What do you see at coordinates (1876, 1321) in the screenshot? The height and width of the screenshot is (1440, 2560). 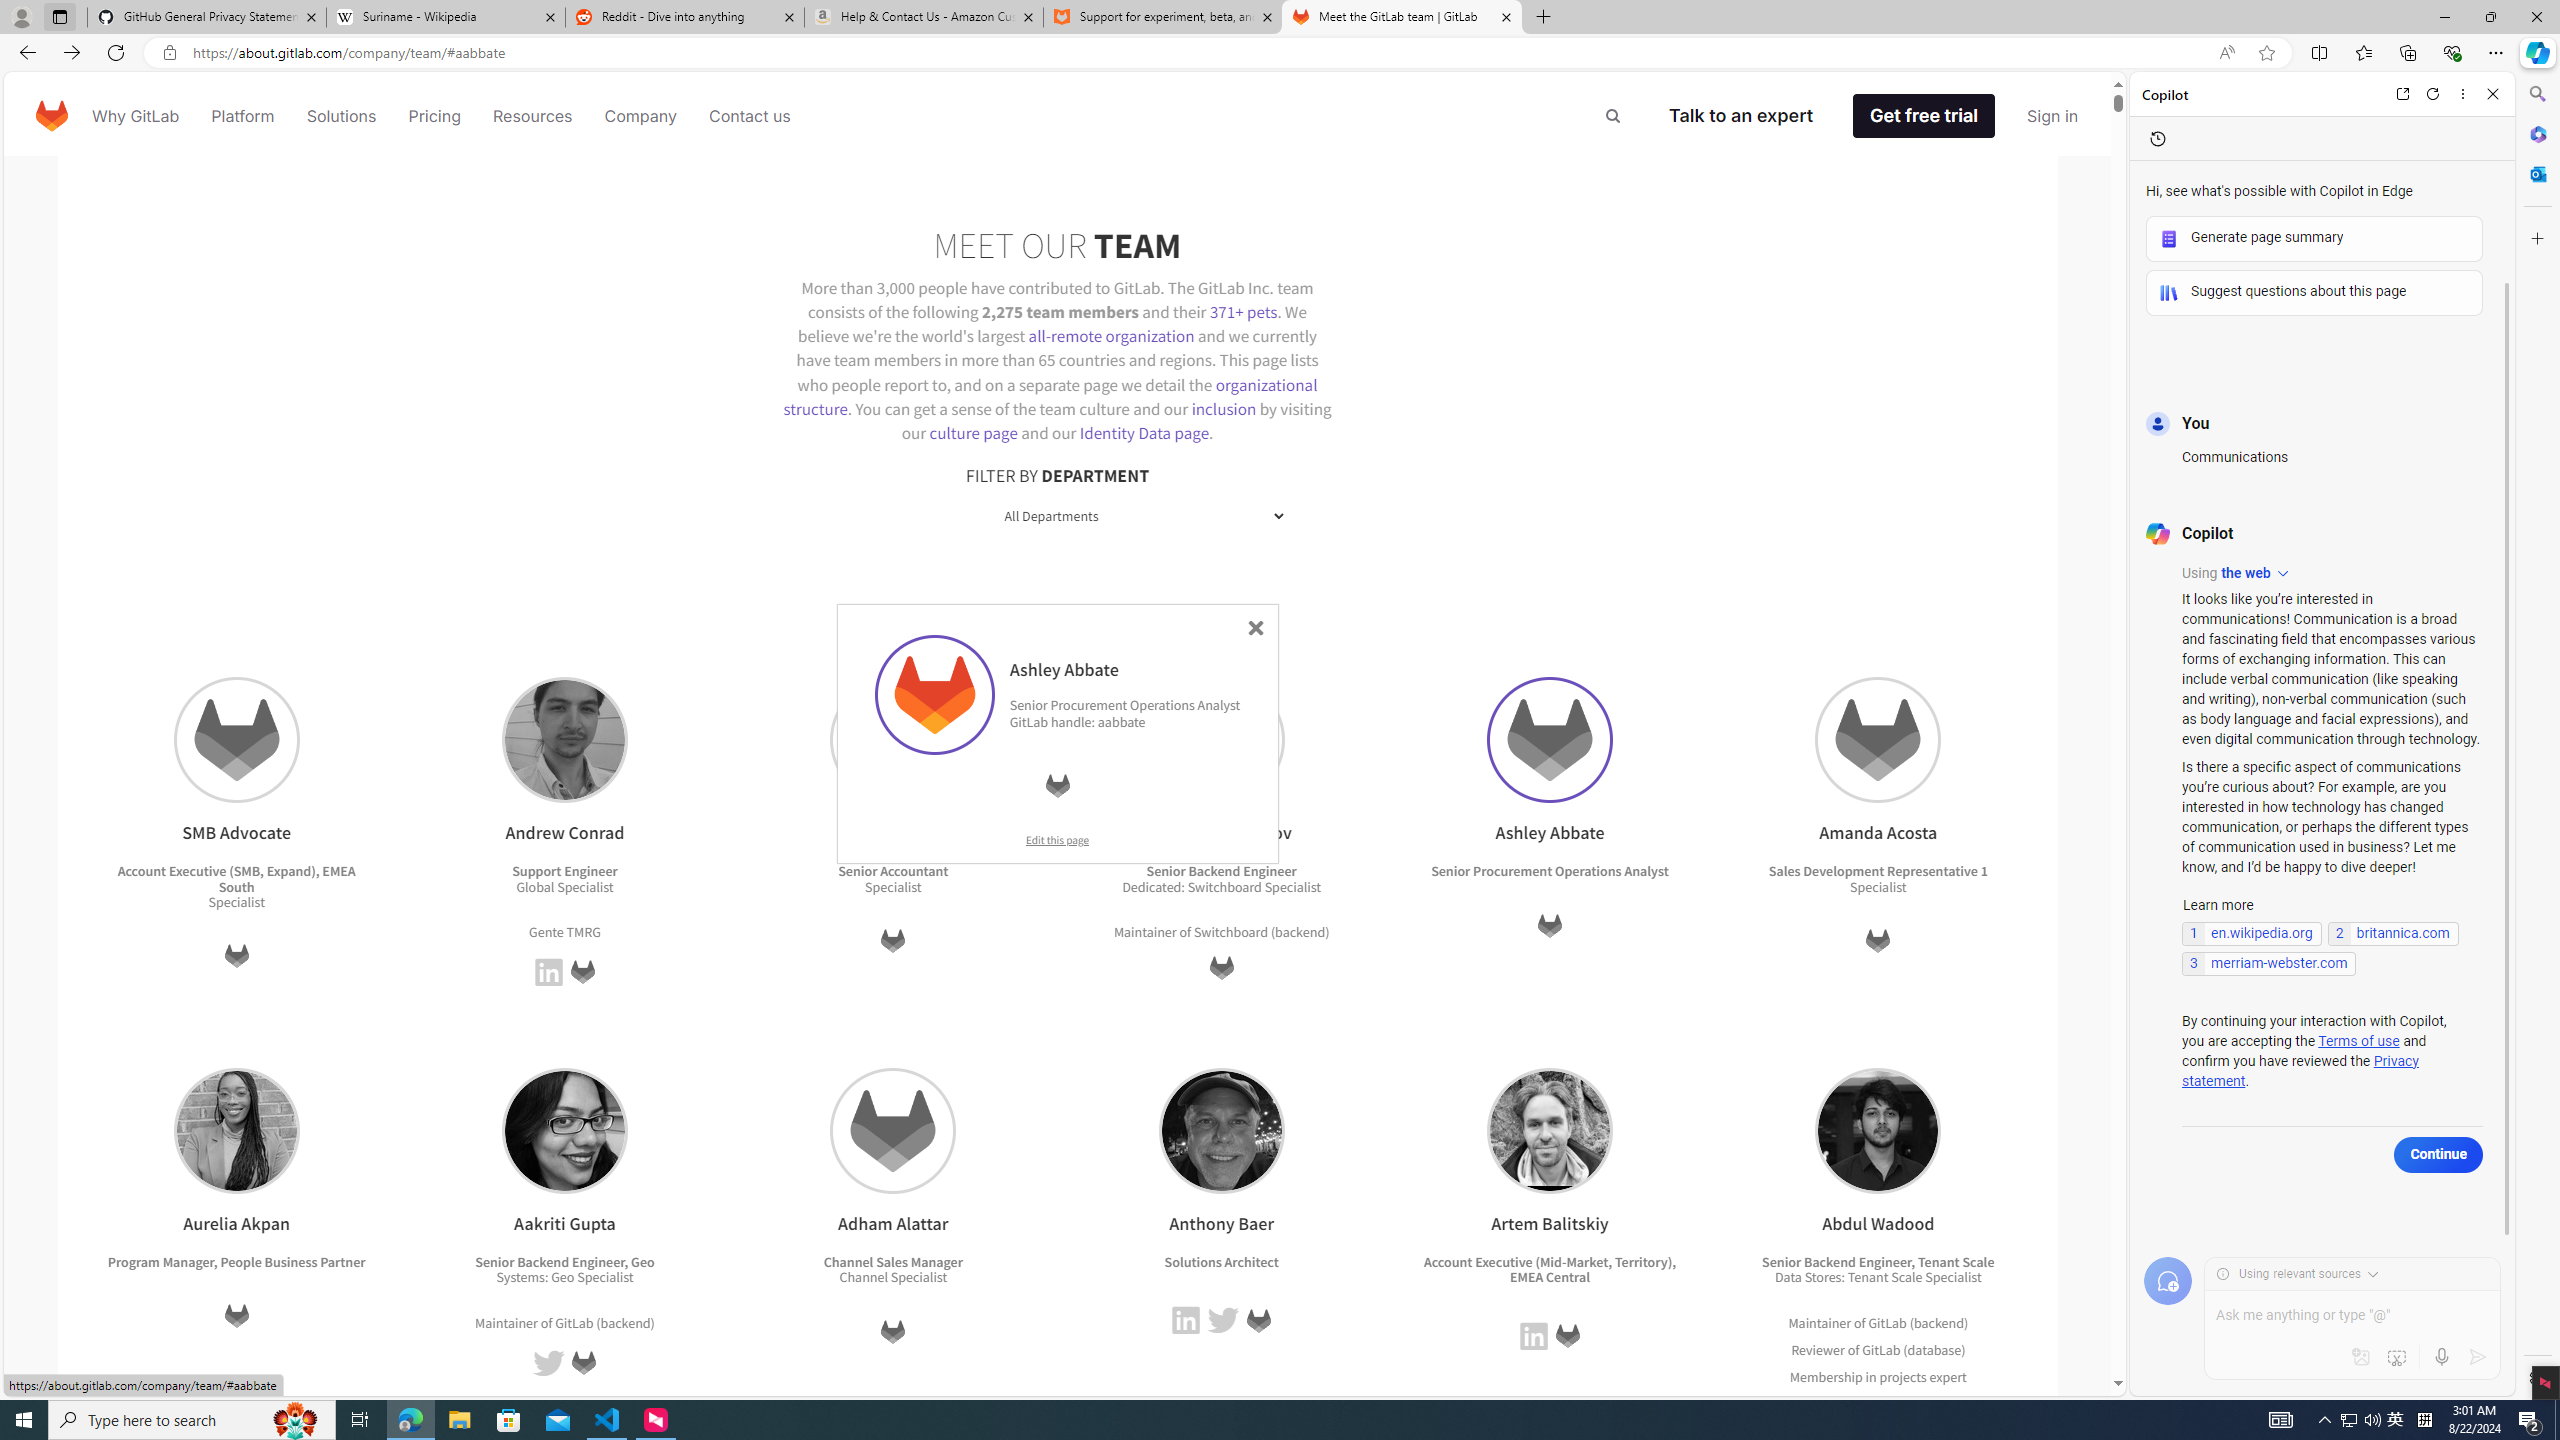 I see `'Maintainer of GitLab (backend)'` at bounding box center [1876, 1321].